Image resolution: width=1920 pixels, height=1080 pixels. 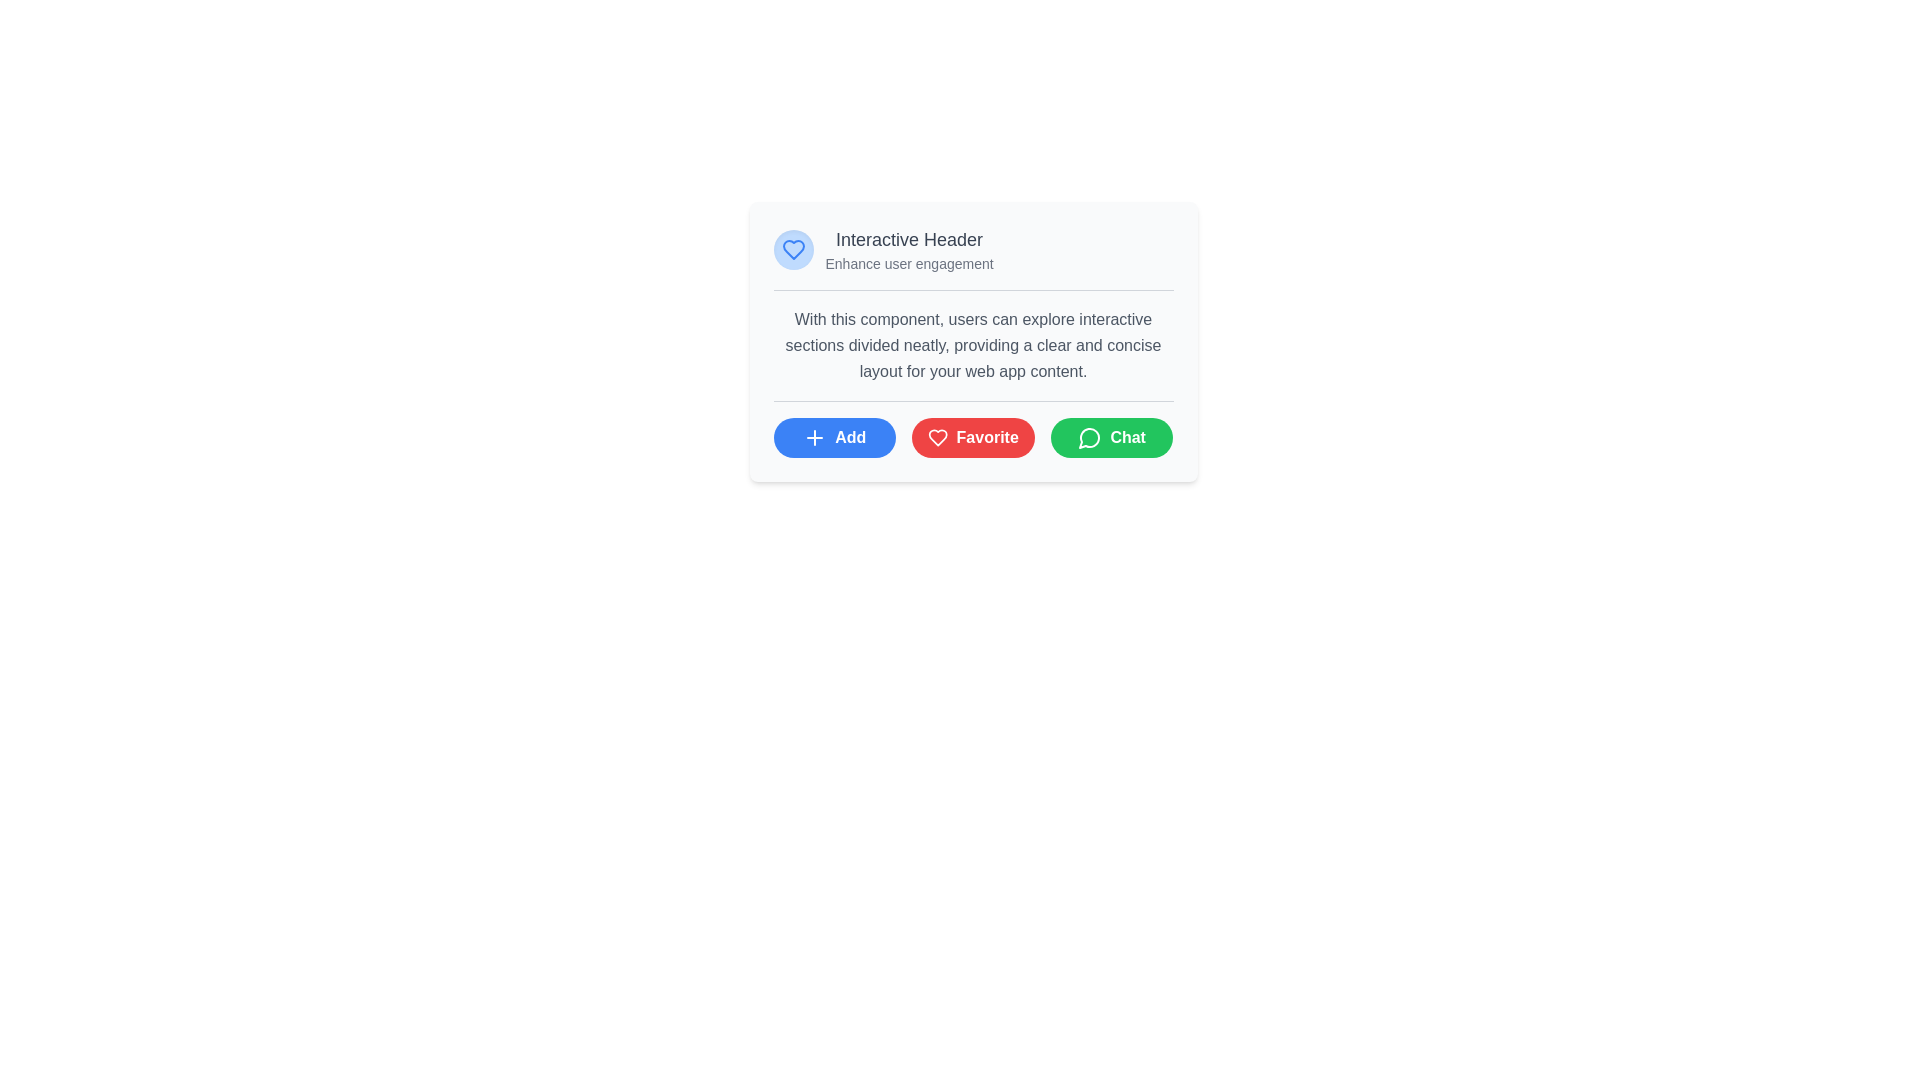 I want to click on the 'Add Item' button located on the left within a row of three buttons at the bottom of the card layout, so click(x=834, y=437).